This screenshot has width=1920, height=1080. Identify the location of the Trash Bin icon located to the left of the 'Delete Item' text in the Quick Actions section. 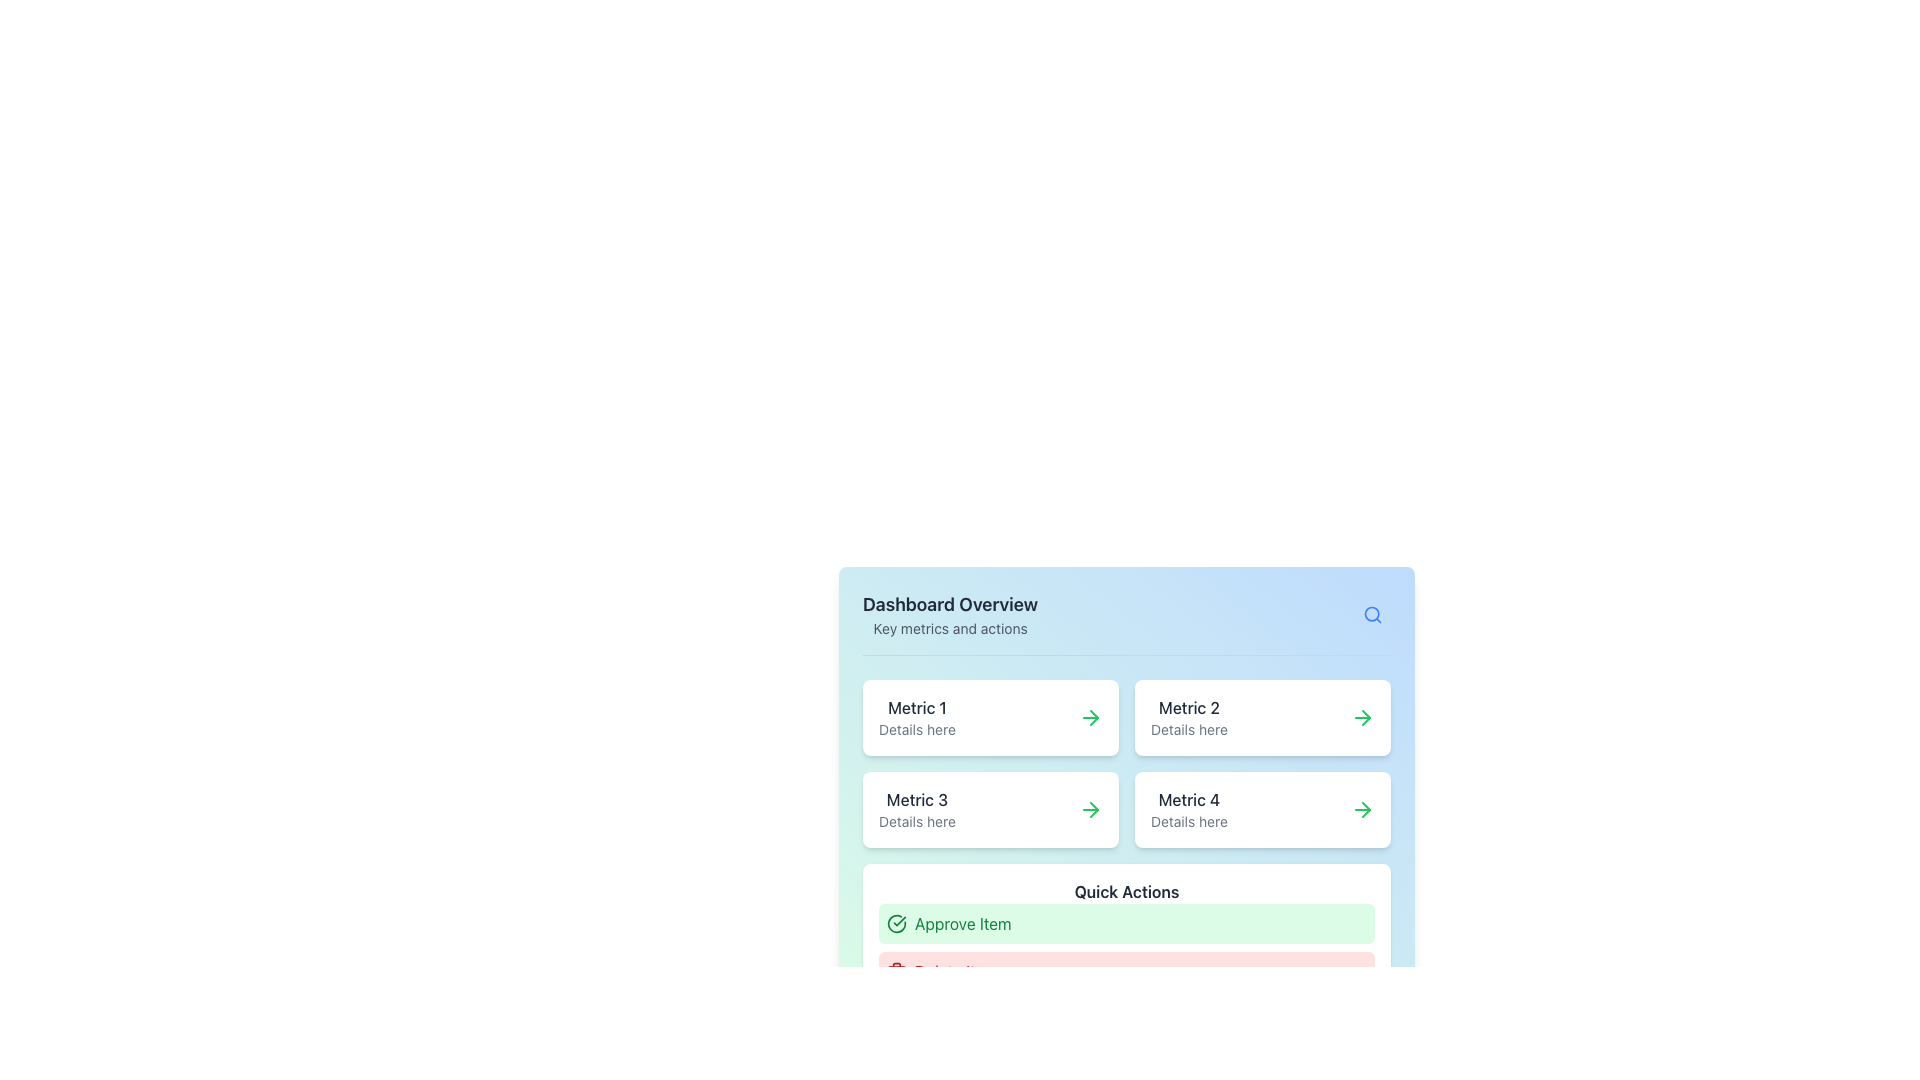
(896, 971).